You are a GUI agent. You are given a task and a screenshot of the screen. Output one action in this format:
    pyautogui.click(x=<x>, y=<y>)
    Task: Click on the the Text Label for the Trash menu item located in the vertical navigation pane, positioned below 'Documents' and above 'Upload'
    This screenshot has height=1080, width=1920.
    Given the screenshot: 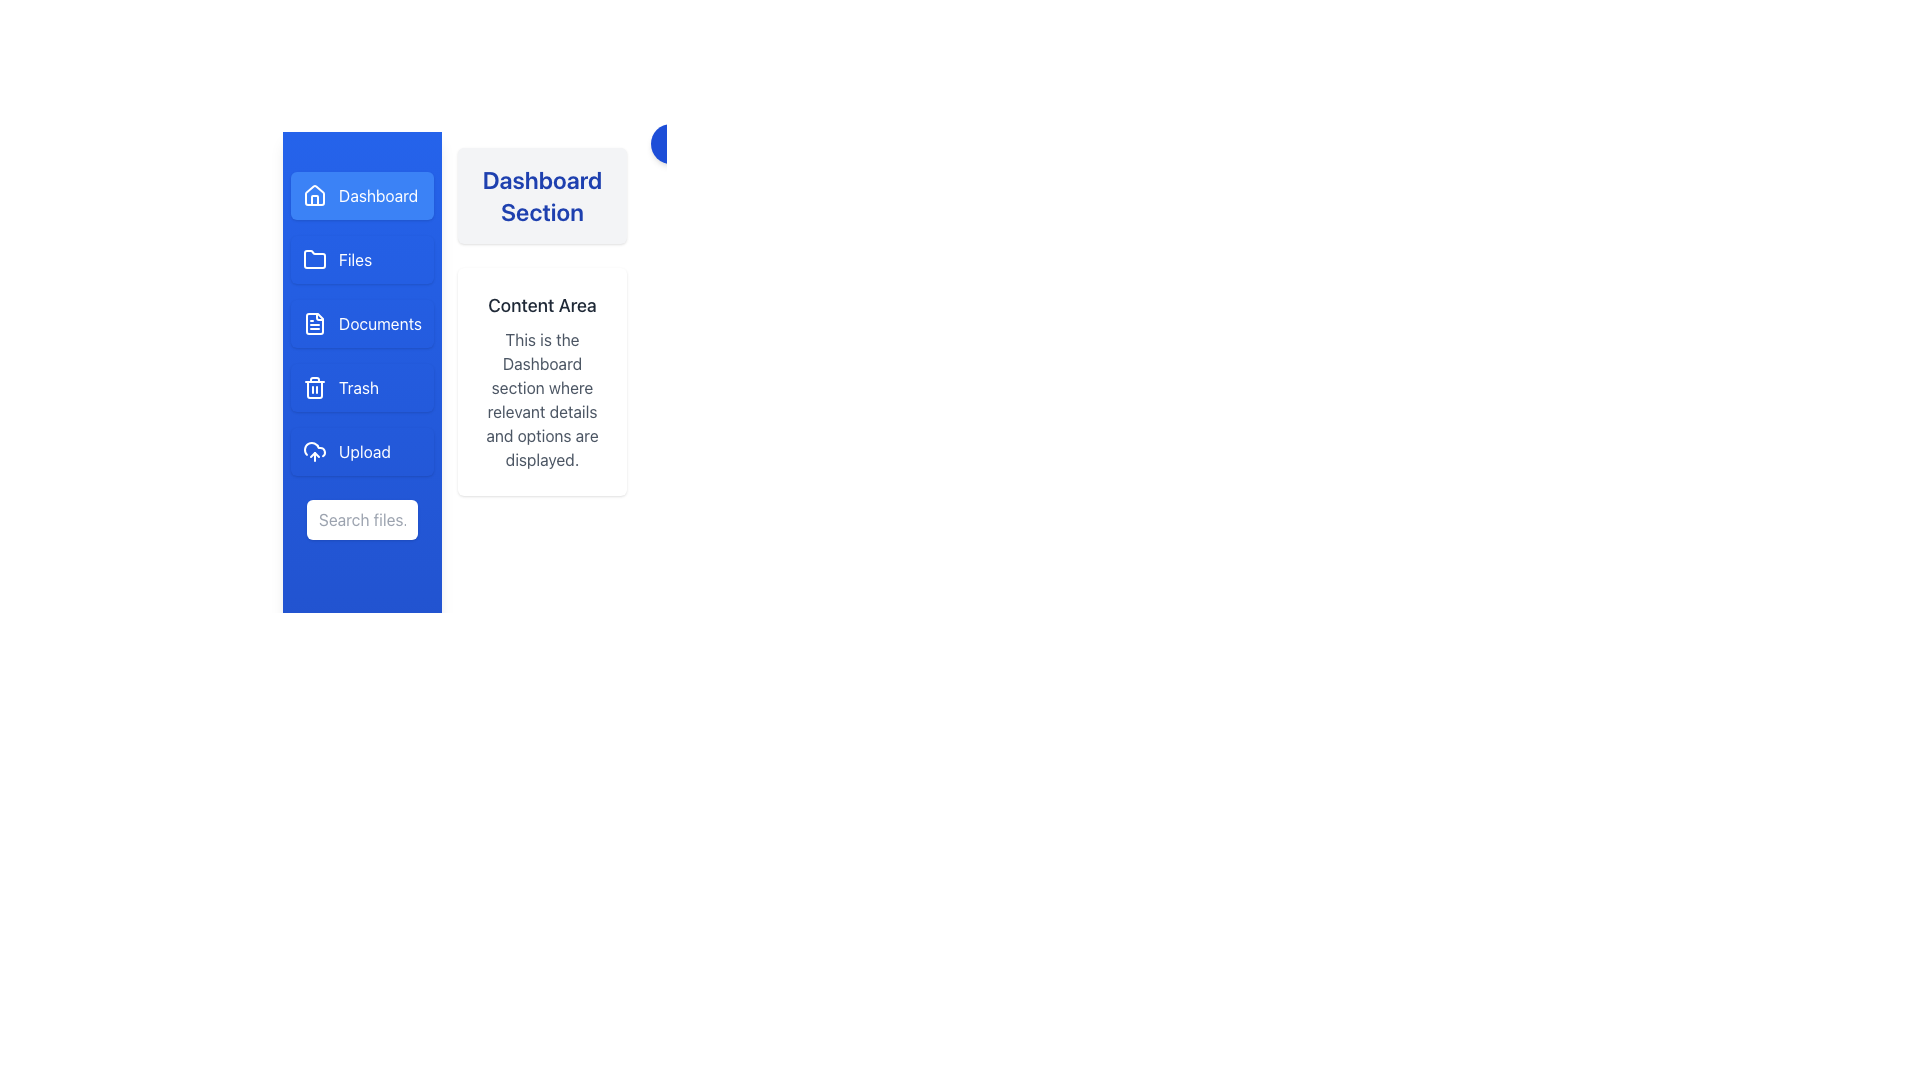 What is the action you would take?
    pyautogui.click(x=359, y=388)
    